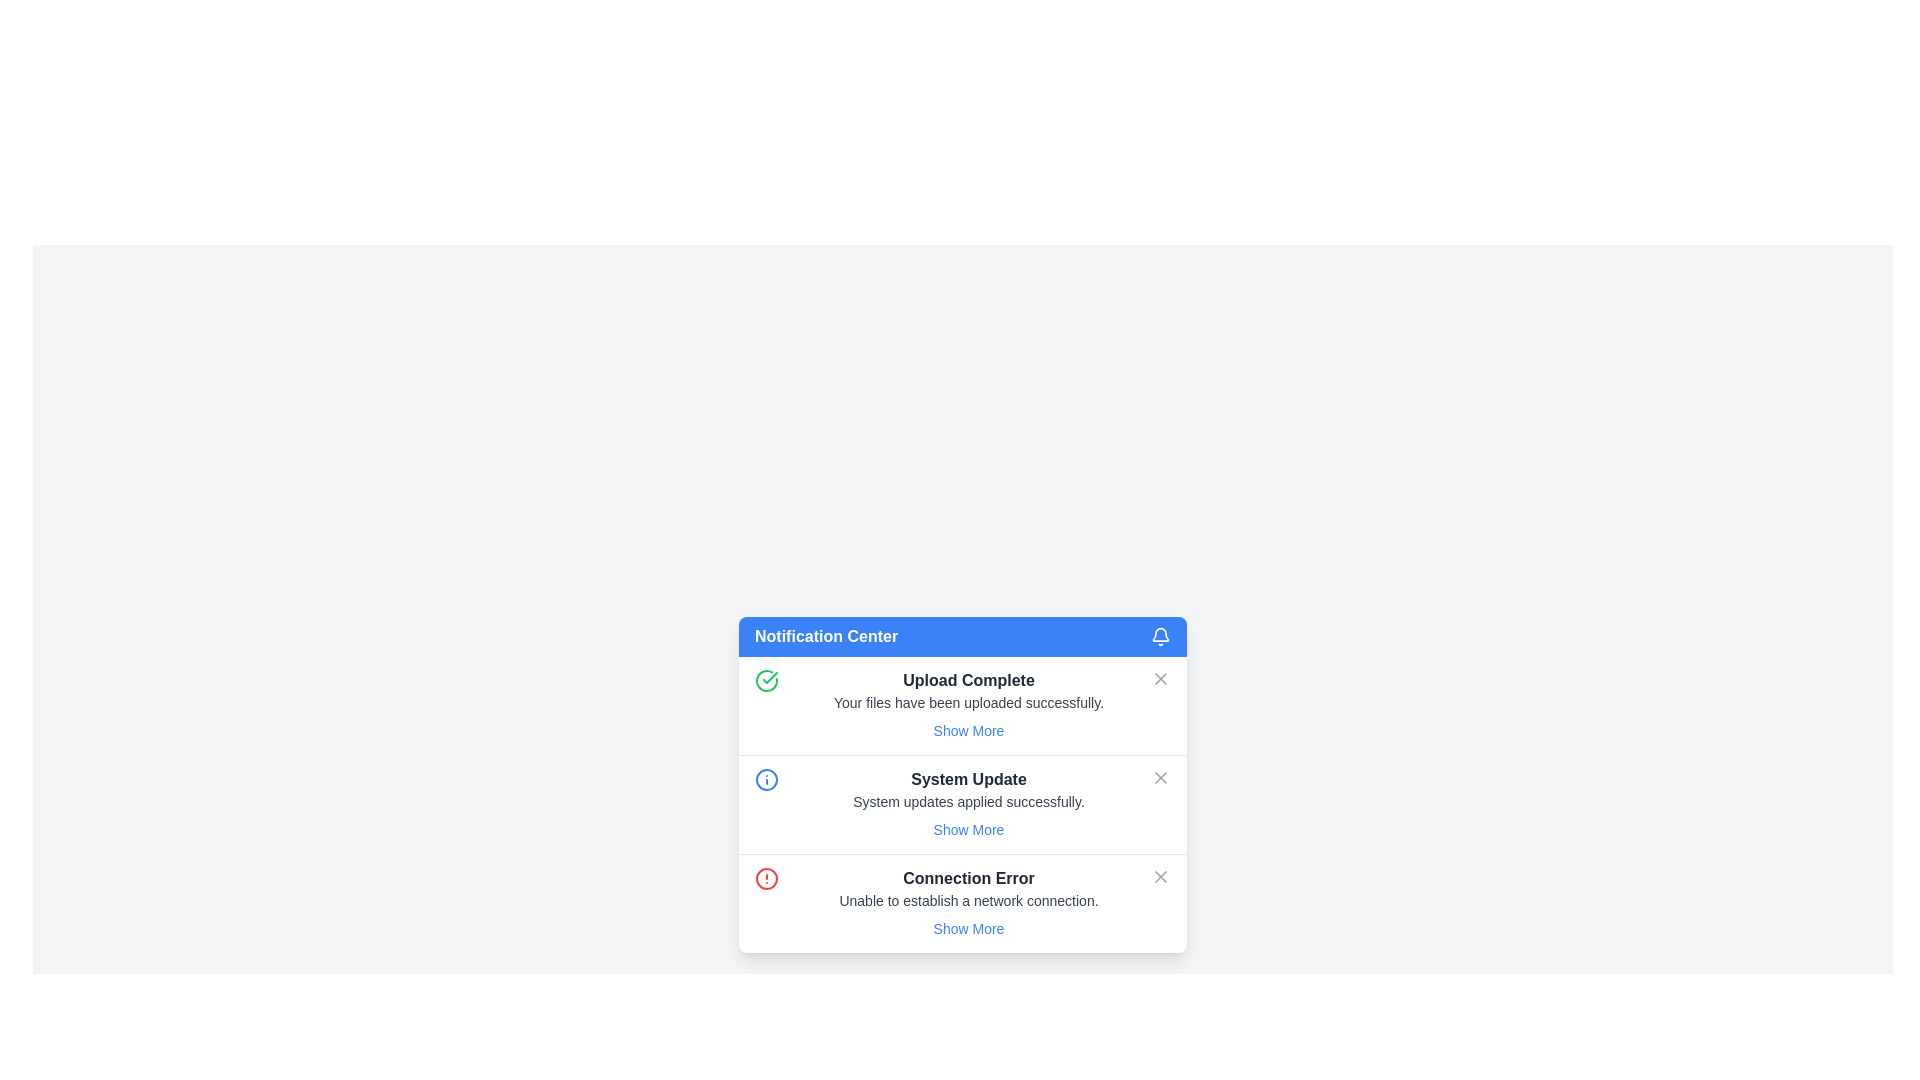 The image size is (1920, 1080). What do you see at coordinates (826, 636) in the screenshot?
I see `the Text label that serves as the title for the notification center, which is centrally aligned and positioned to the left of the bell icon` at bounding box center [826, 636].